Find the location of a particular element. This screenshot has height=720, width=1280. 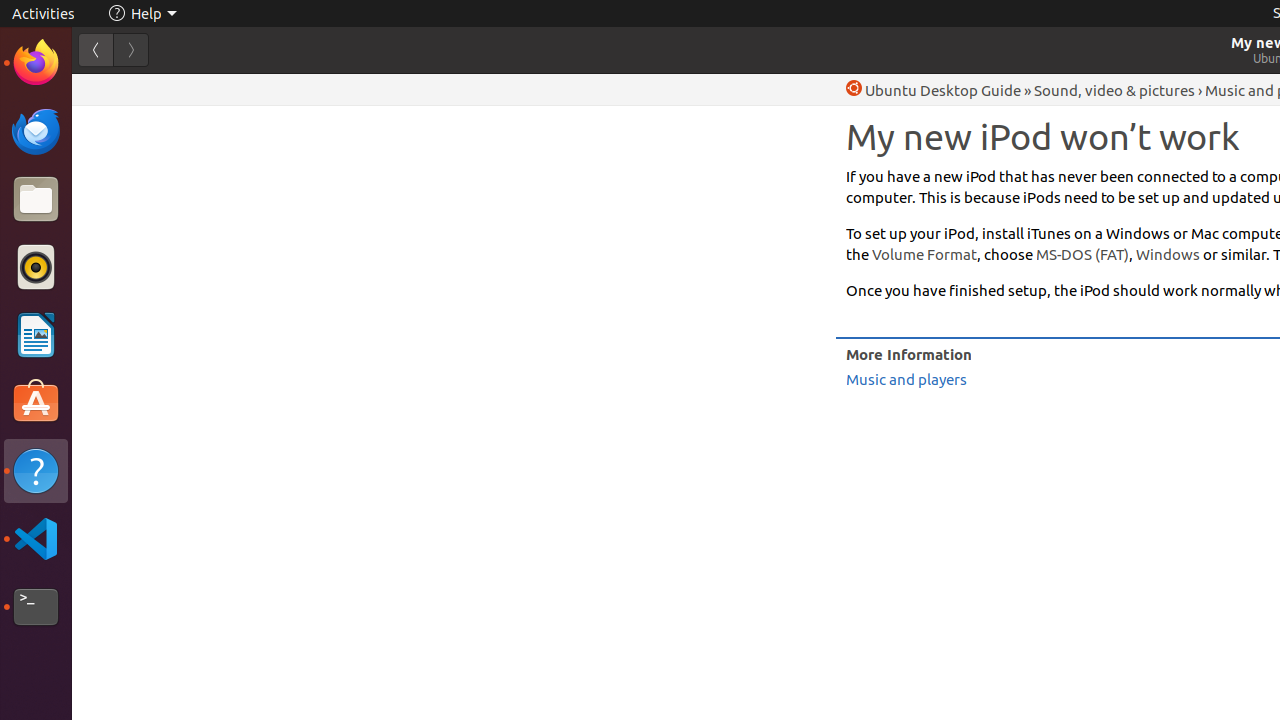

'Activities' is located at coordinates (43, 13).